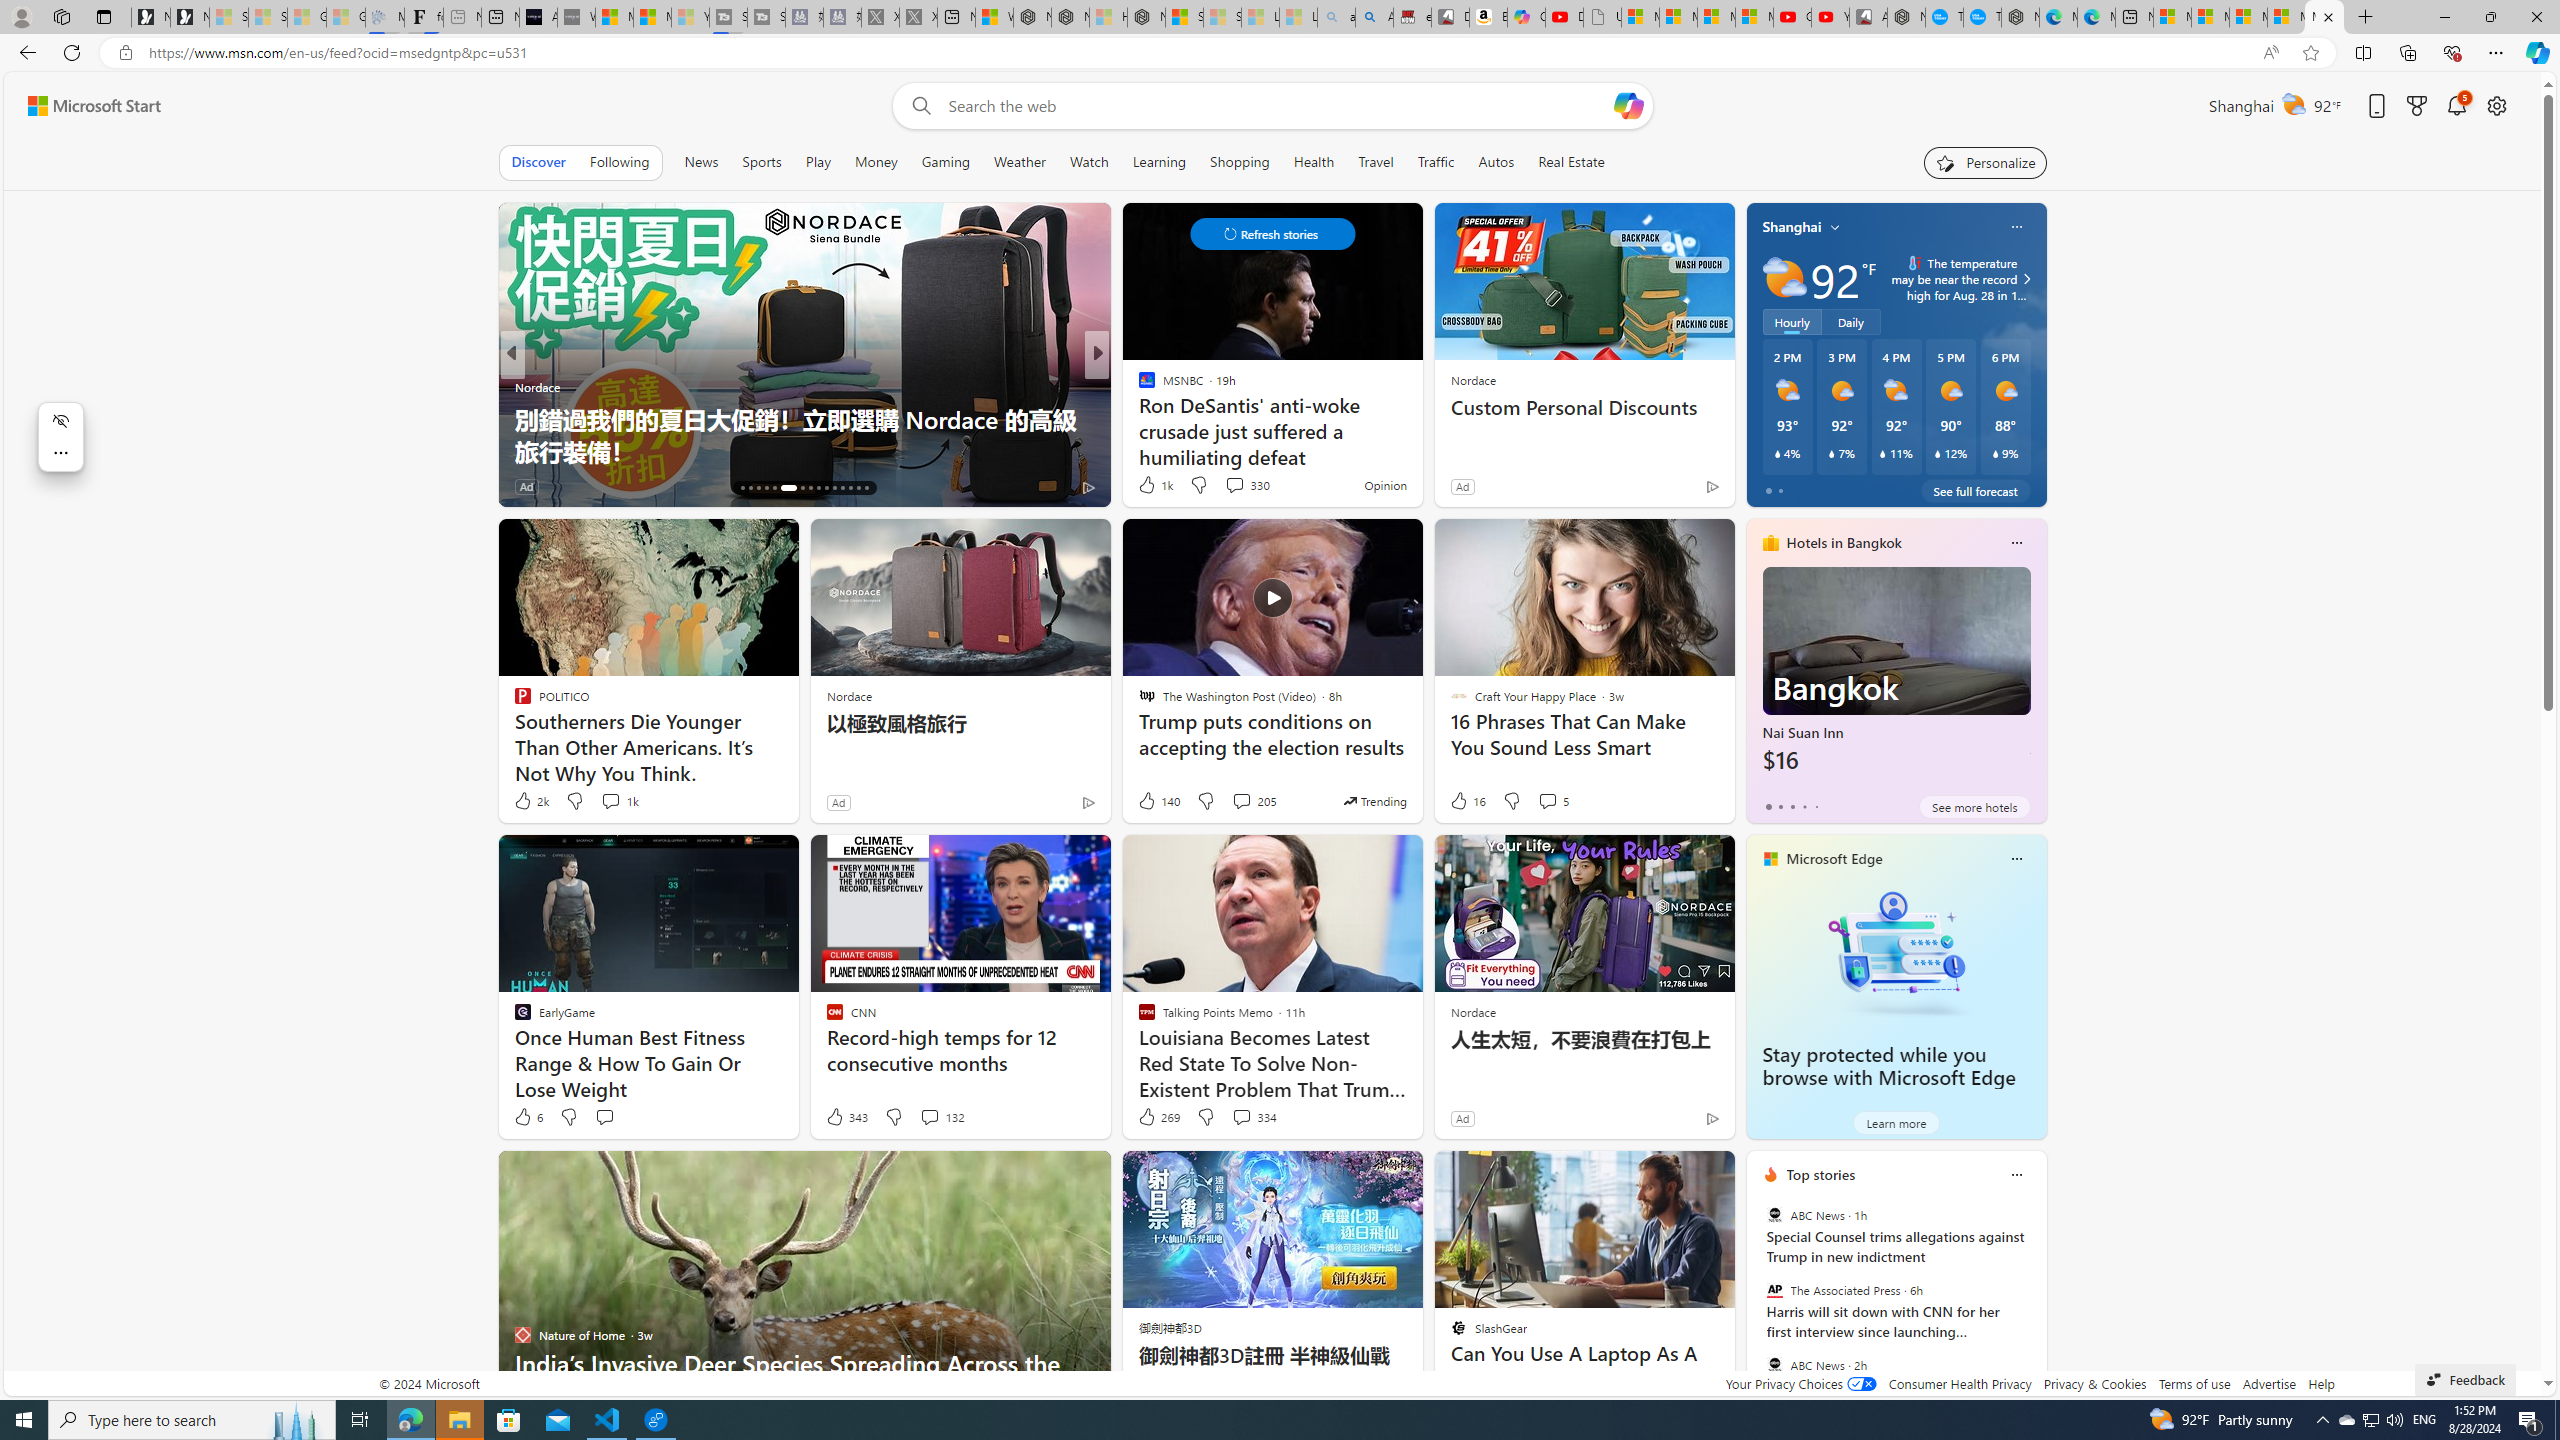 Image resolution: width=2560 pixels, height=1440 pixels. What do you see at coordinates (1147, 486) in the screenshot?
I see `'18 Like'` at bounding box center [1147, 486].